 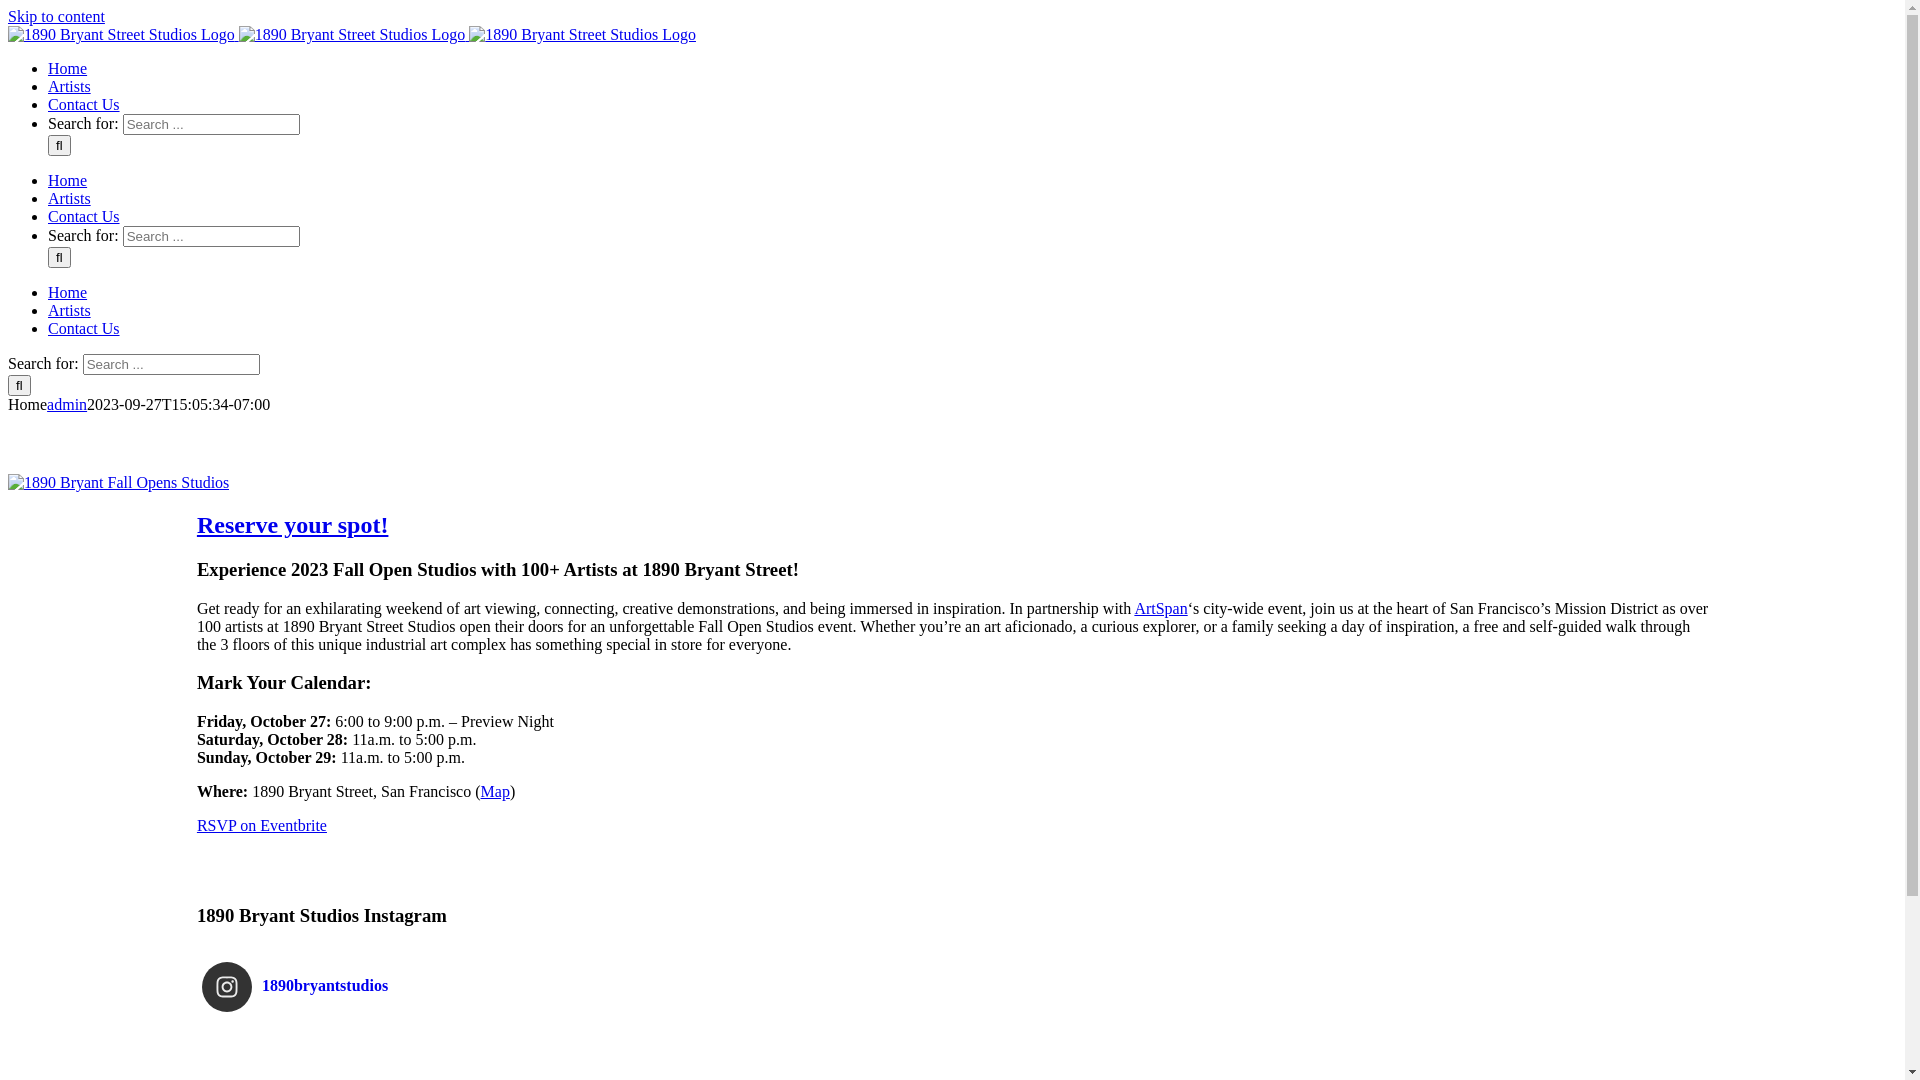 What do you see at coordinates (82, 327) in the screenshot?
I see `'Contact Us'` at bounding box center [82, 327].